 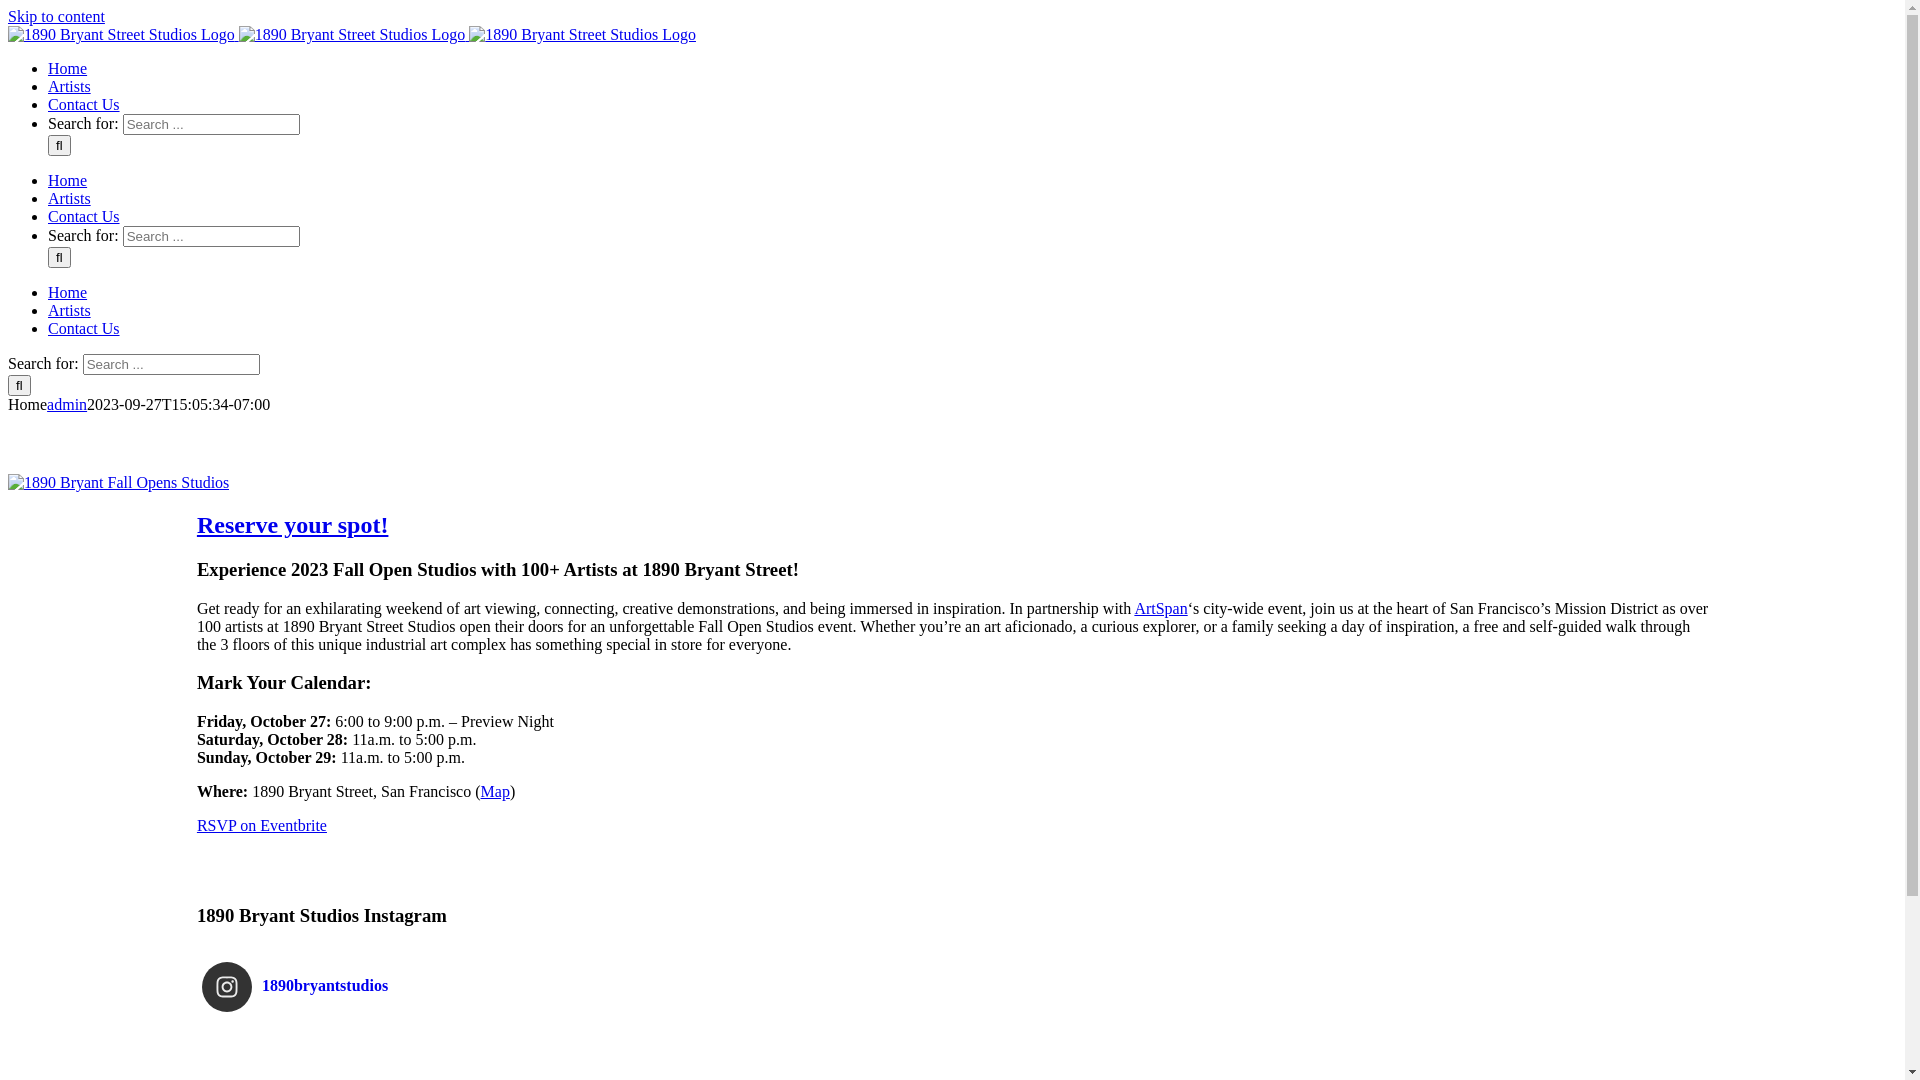 What do you see at coordinates (82, 327) in the screenshot?
I see `'Contact Us'` at bounding box center [82, 327].